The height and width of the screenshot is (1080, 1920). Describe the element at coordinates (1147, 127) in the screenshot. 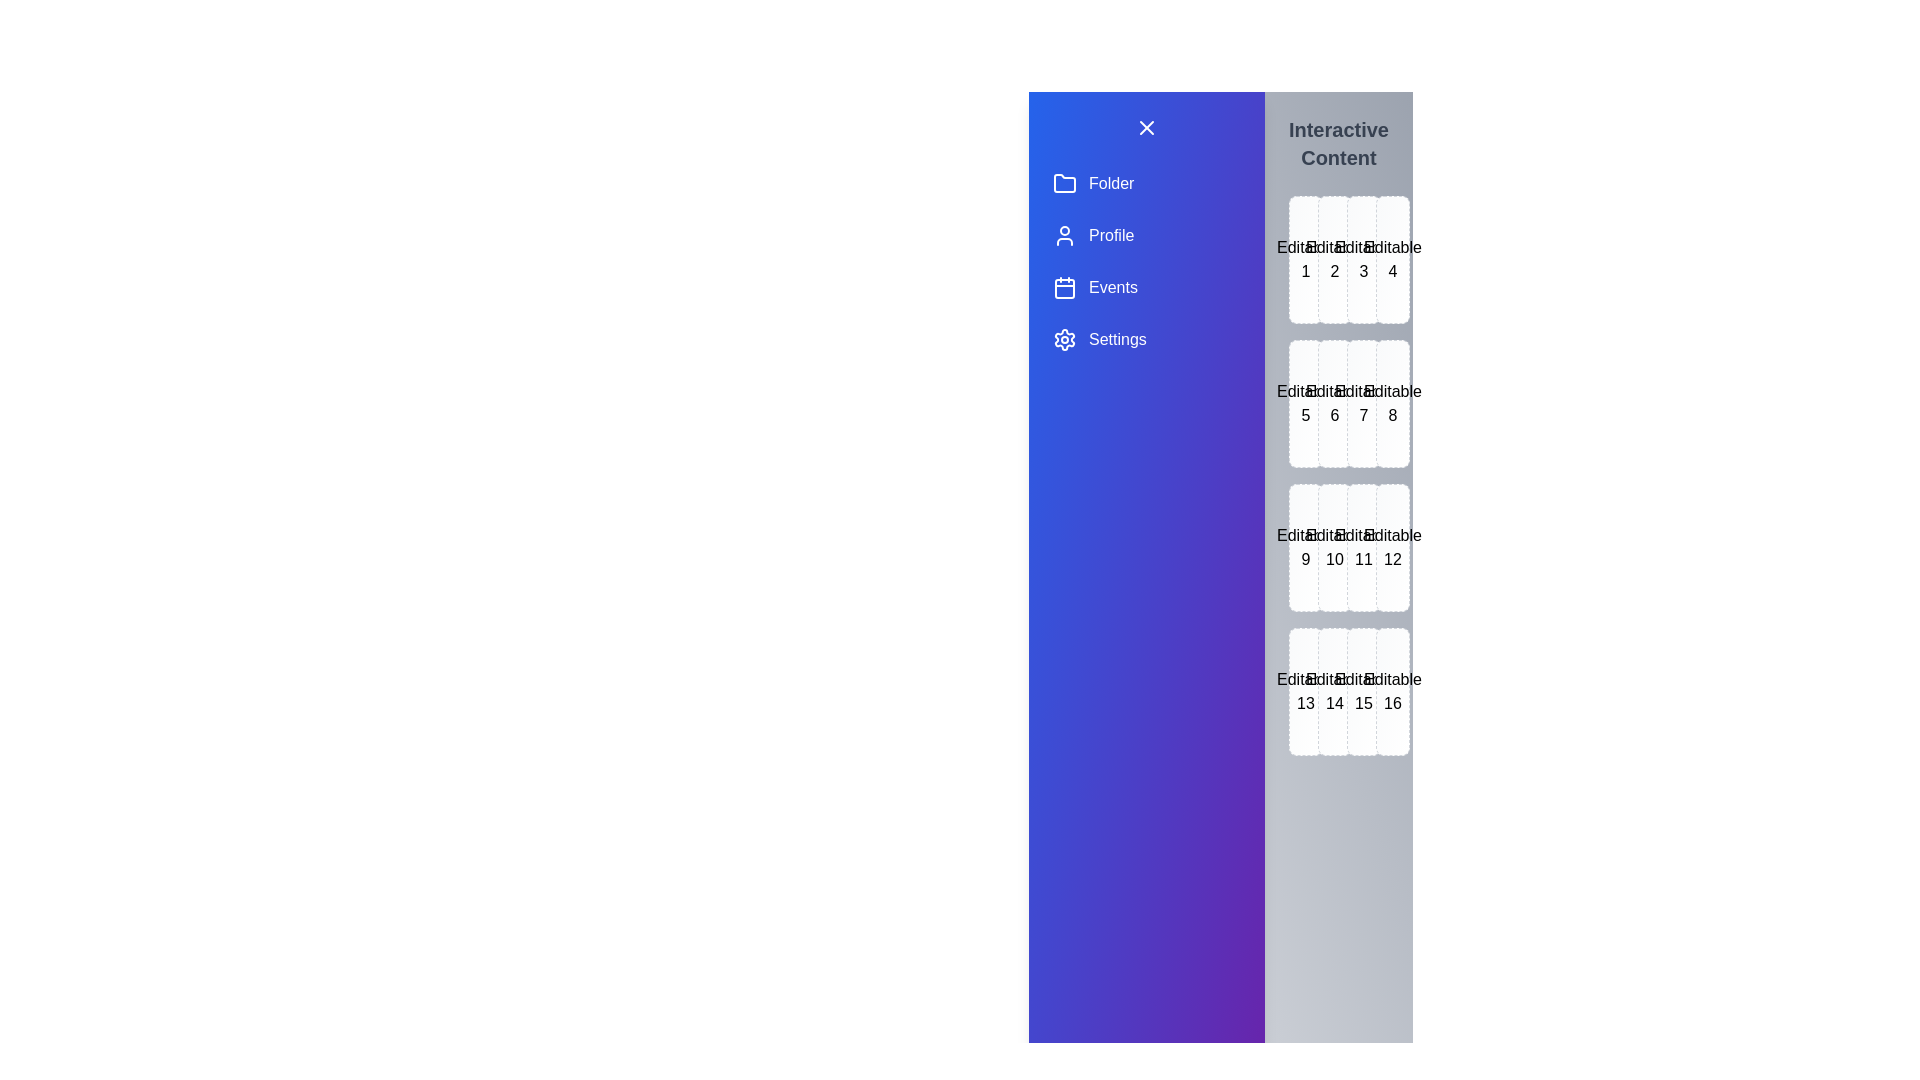

I see `toggle button to toggle the drawer open or closed` at that location.